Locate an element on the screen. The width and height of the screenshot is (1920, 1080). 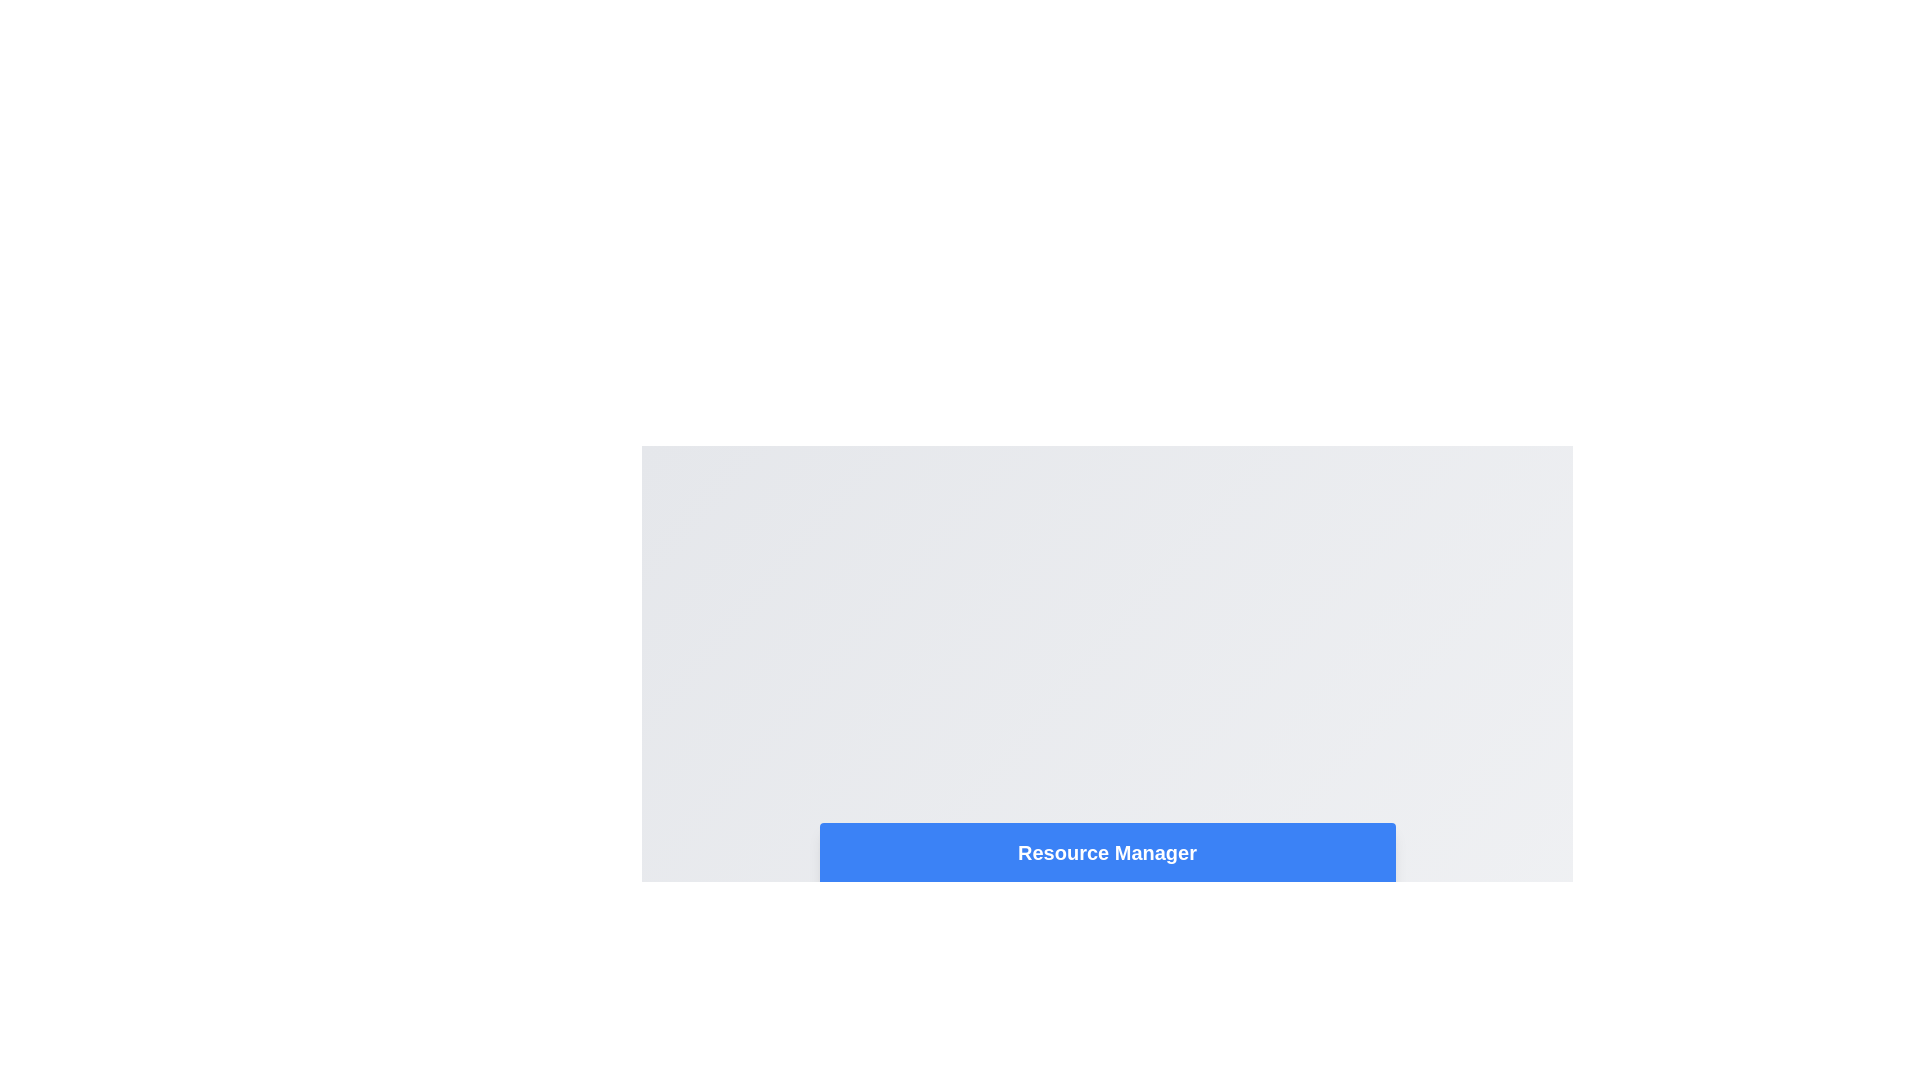
the header text 'Resource Manager' is located at coordinates (1106, 852).